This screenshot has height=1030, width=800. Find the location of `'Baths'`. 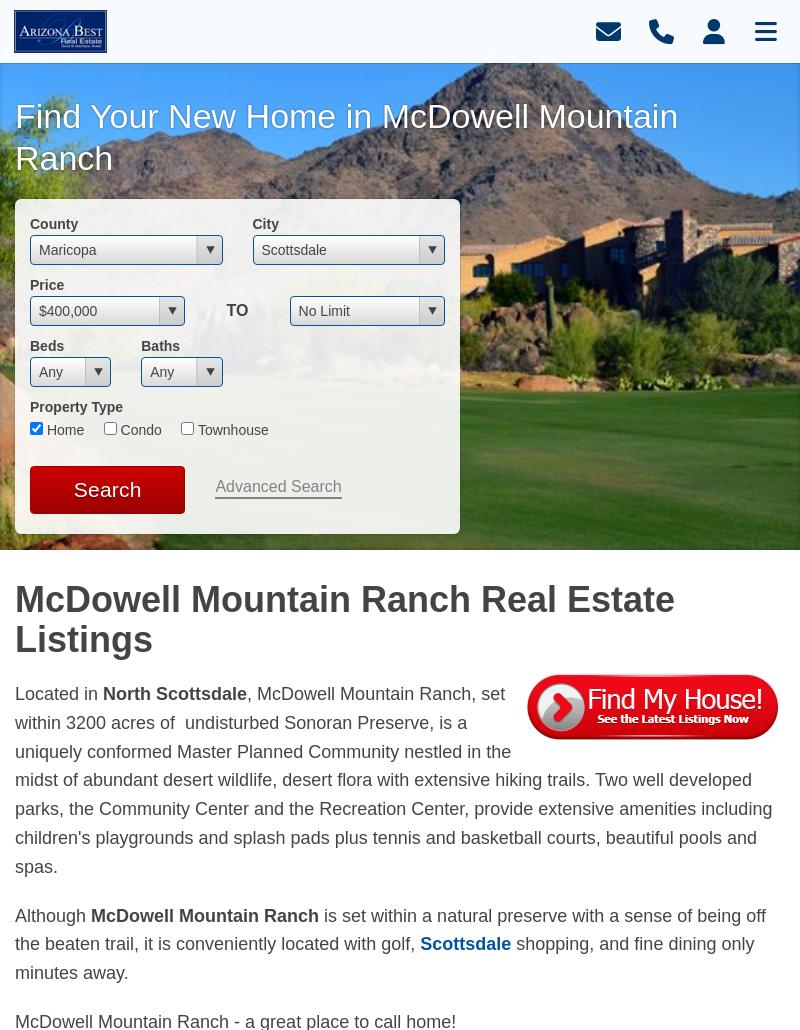

'Baths' is located at coordinates (140, 345).